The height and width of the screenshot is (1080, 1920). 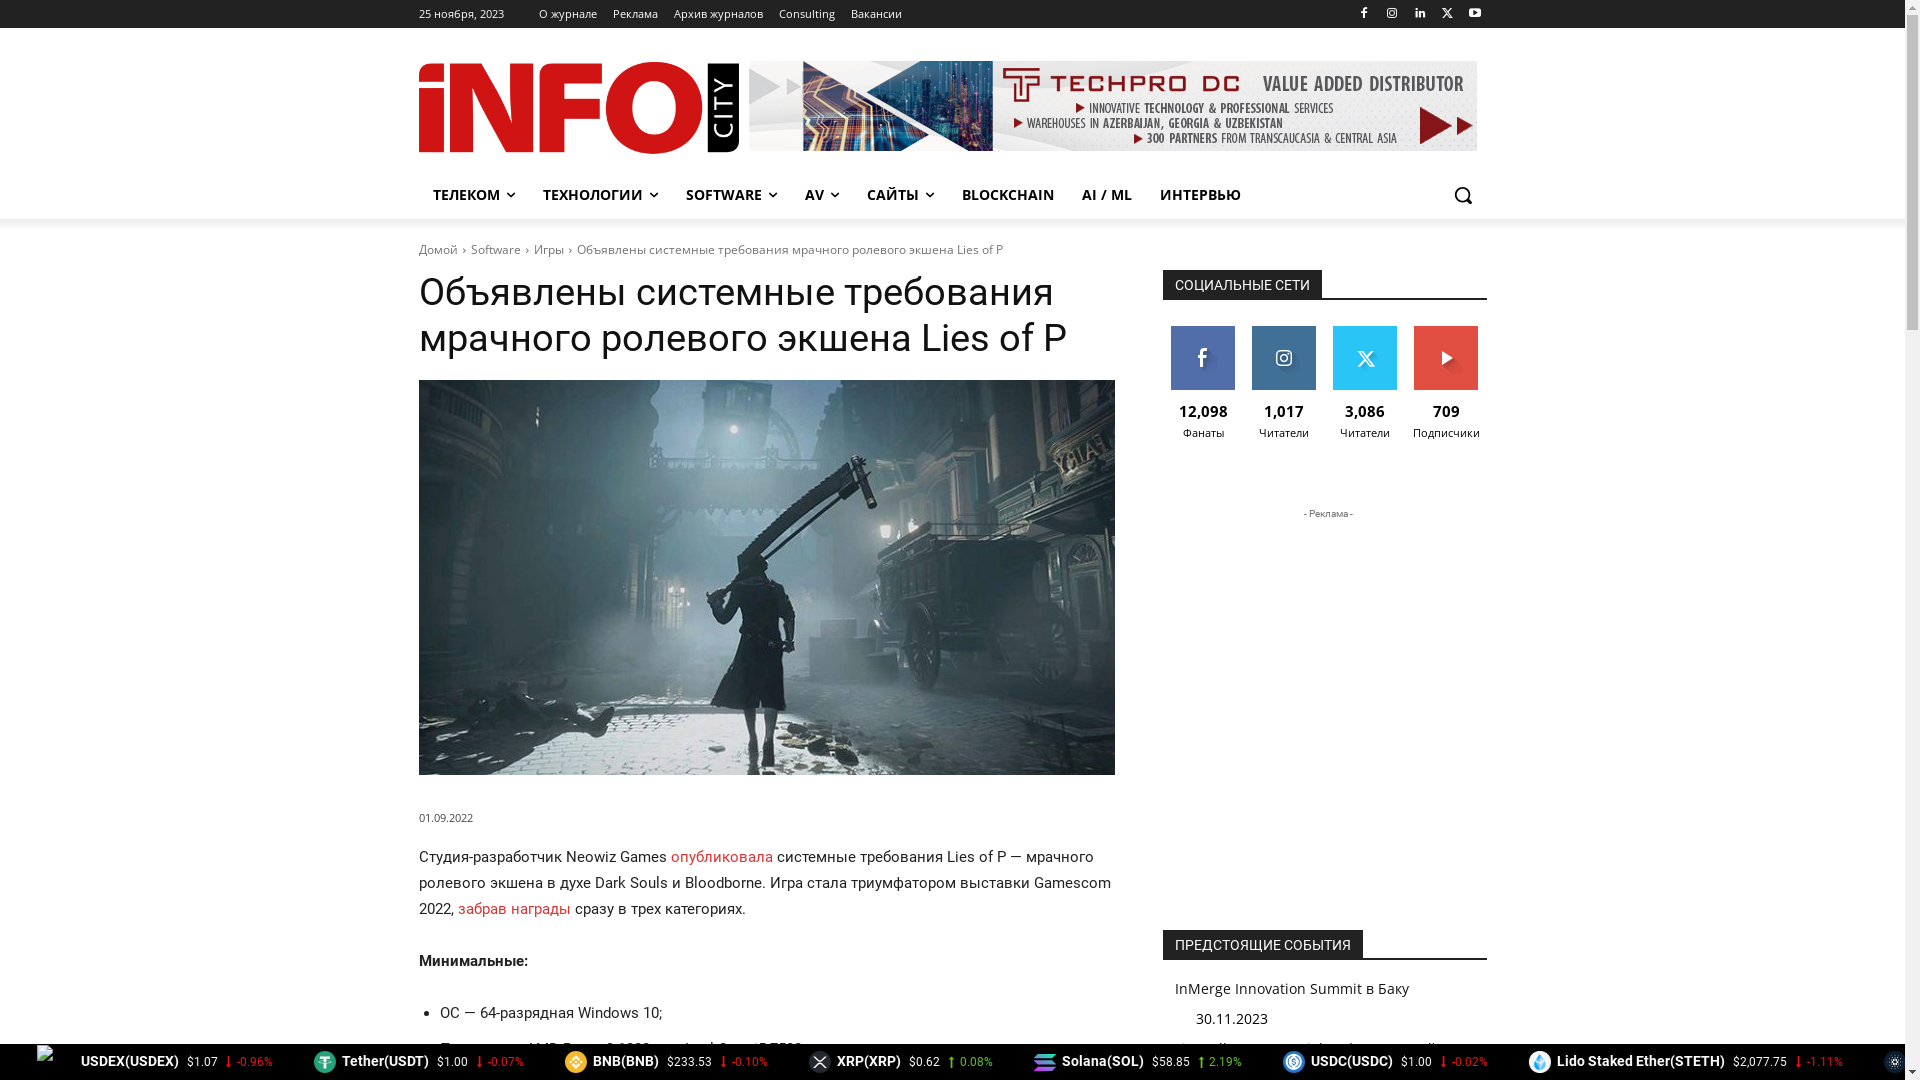 What do you see at coordinates (1418, 13) in the screenshot?
I see `'Linkedin'` at bounding box center [1418, 13].